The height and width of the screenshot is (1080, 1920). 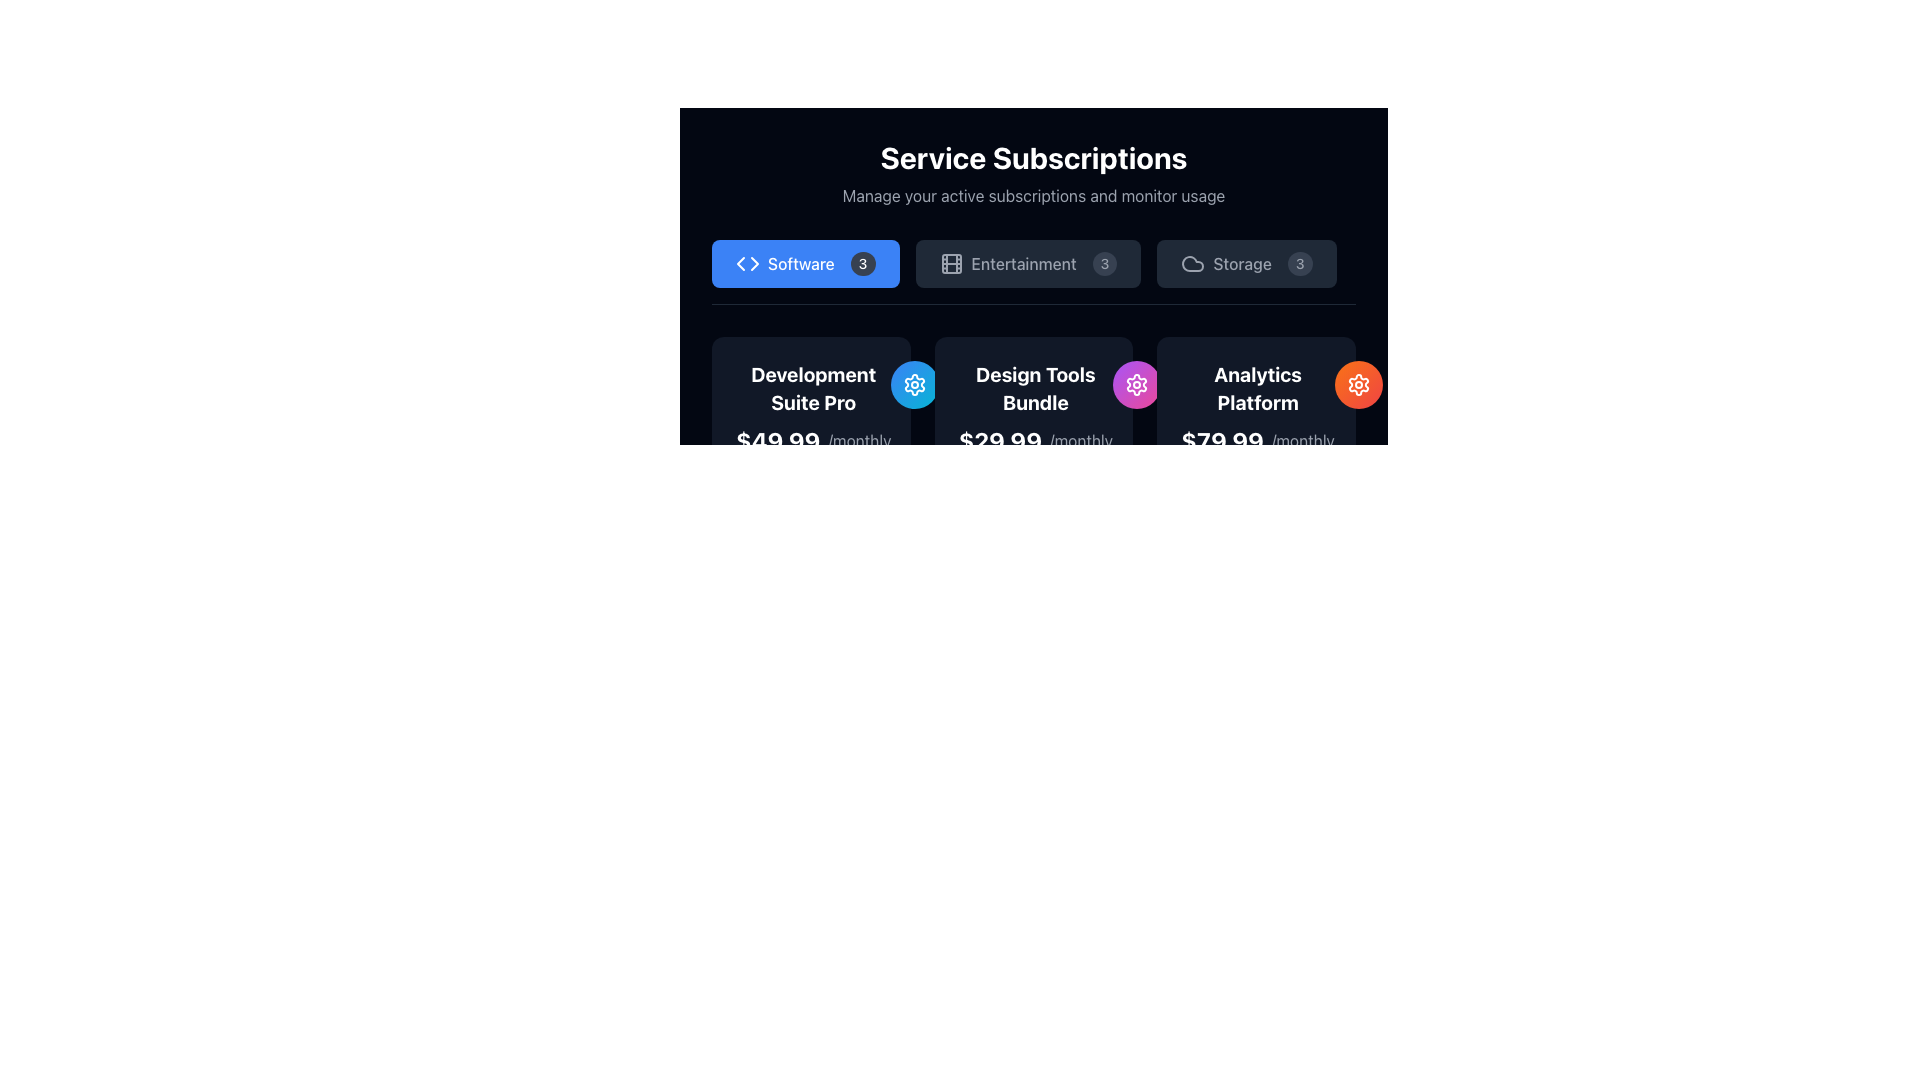 I want to click on the text label that describes the 'Design Tools Bundle' subscription option, located centrally below the 'Software' tab within the second card of subscription options, so click(x=1035, y=389).